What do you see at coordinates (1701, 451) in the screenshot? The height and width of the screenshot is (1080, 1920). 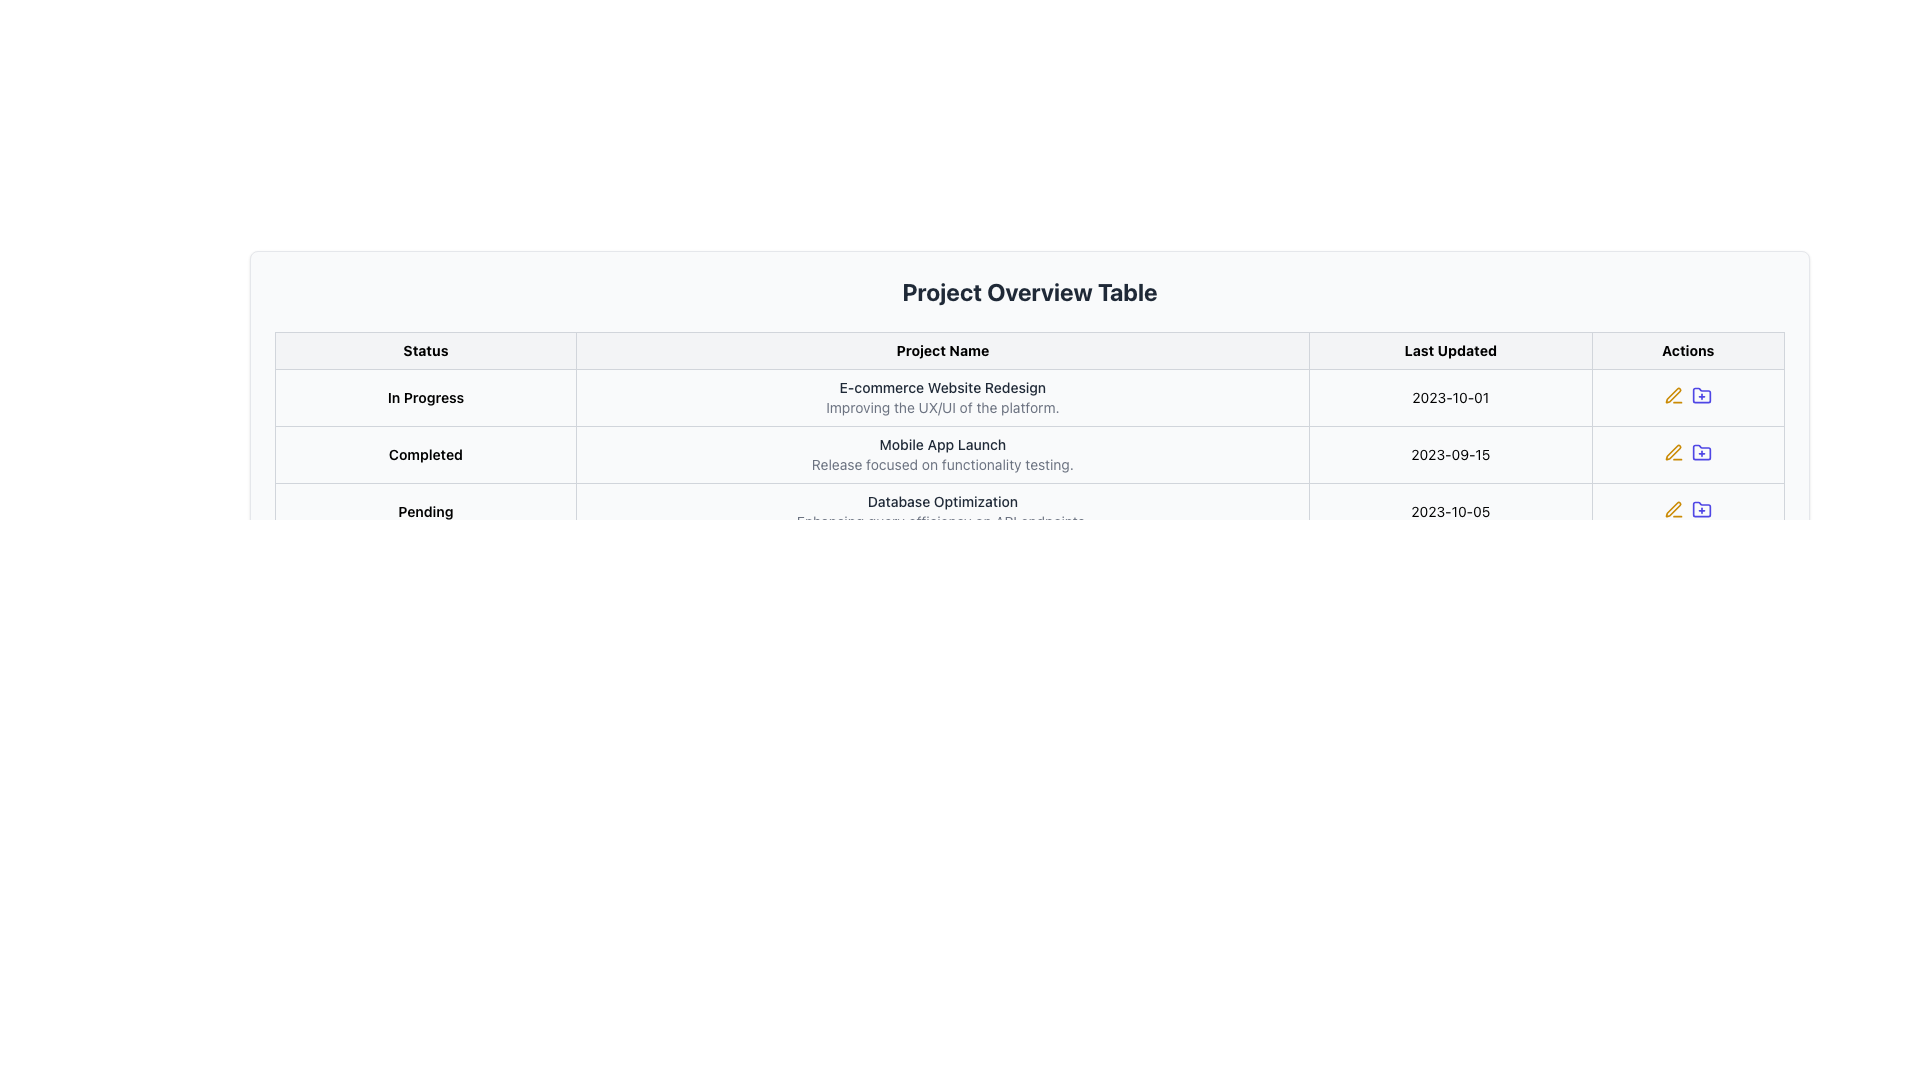 I see `the add or create icon in the 'Actions' column of the 'Completed' row, located after the pencil-shaped icon` at bounding box center [1701, 451].